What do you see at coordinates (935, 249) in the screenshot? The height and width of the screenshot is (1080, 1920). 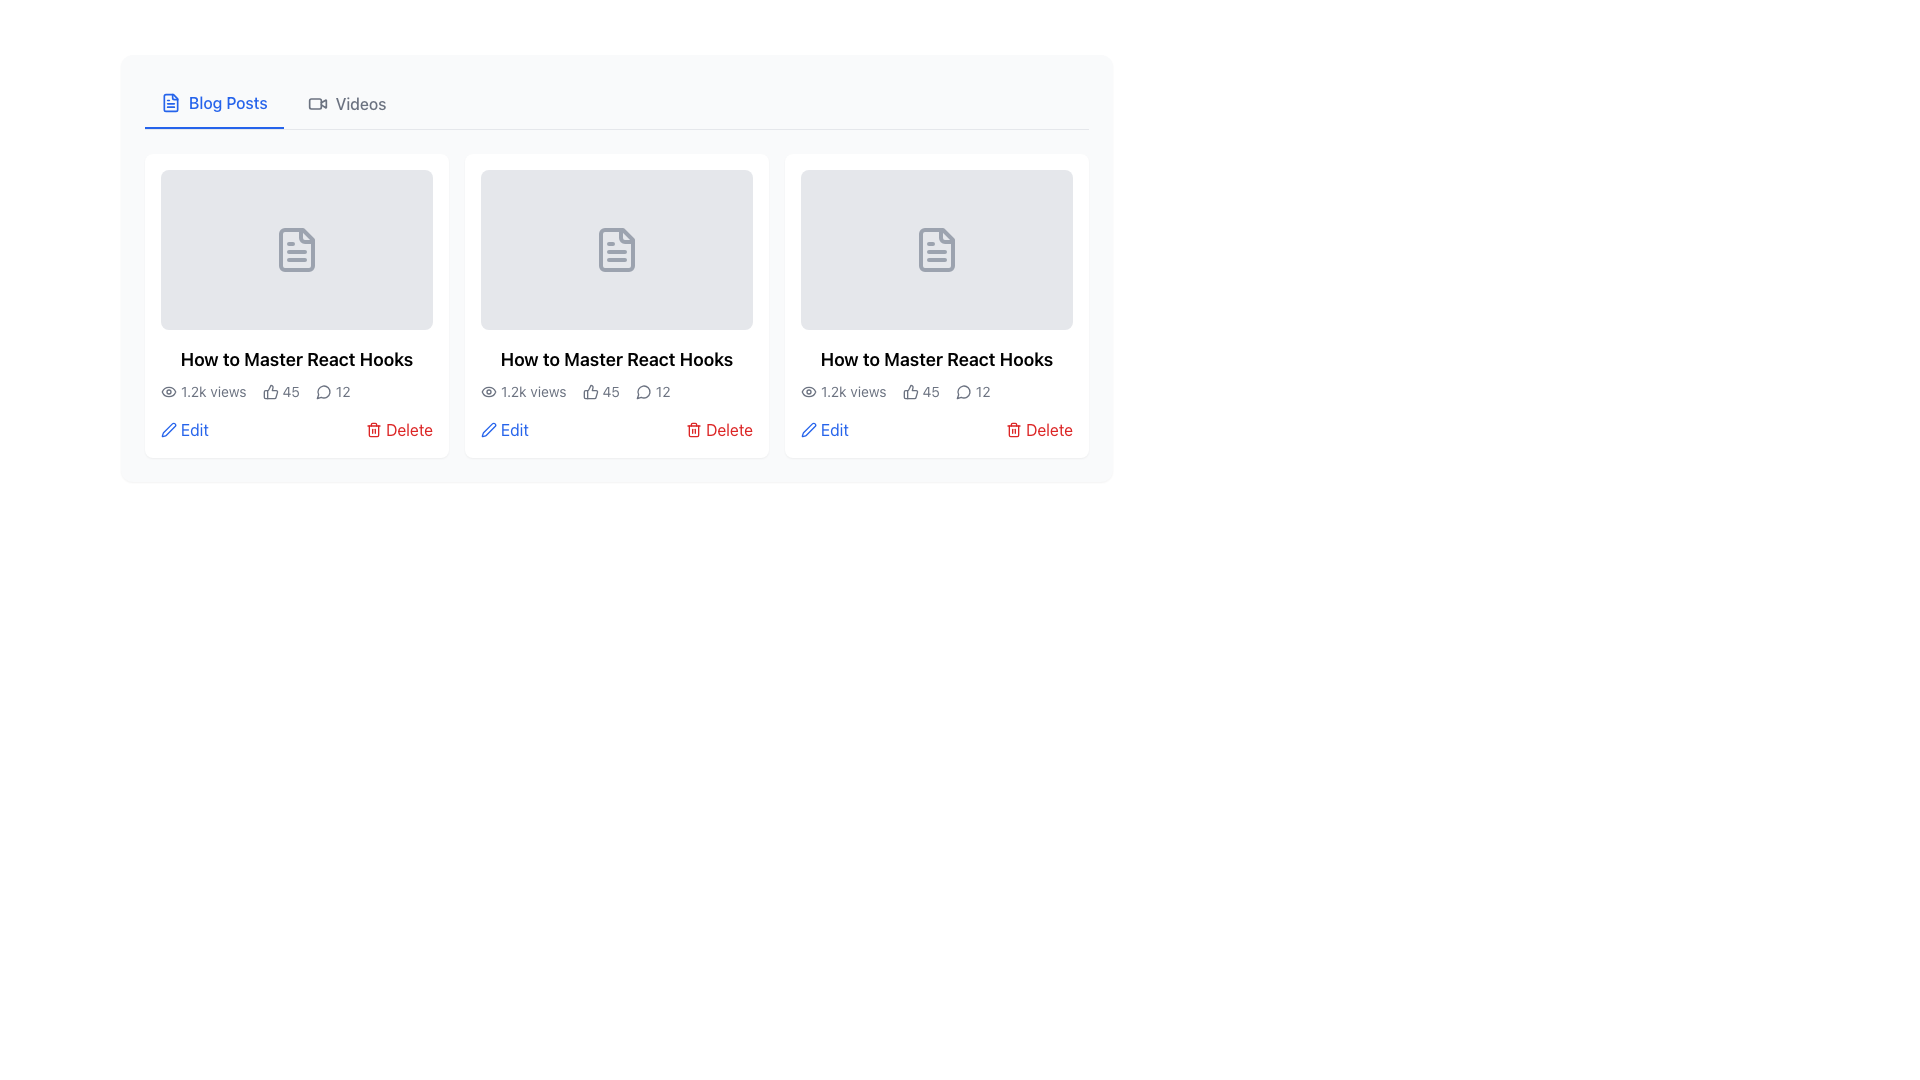 I see `the document icon located in the third graphical placeholder under the 'Blog Posts' tab` at bounding box center [935, 249].